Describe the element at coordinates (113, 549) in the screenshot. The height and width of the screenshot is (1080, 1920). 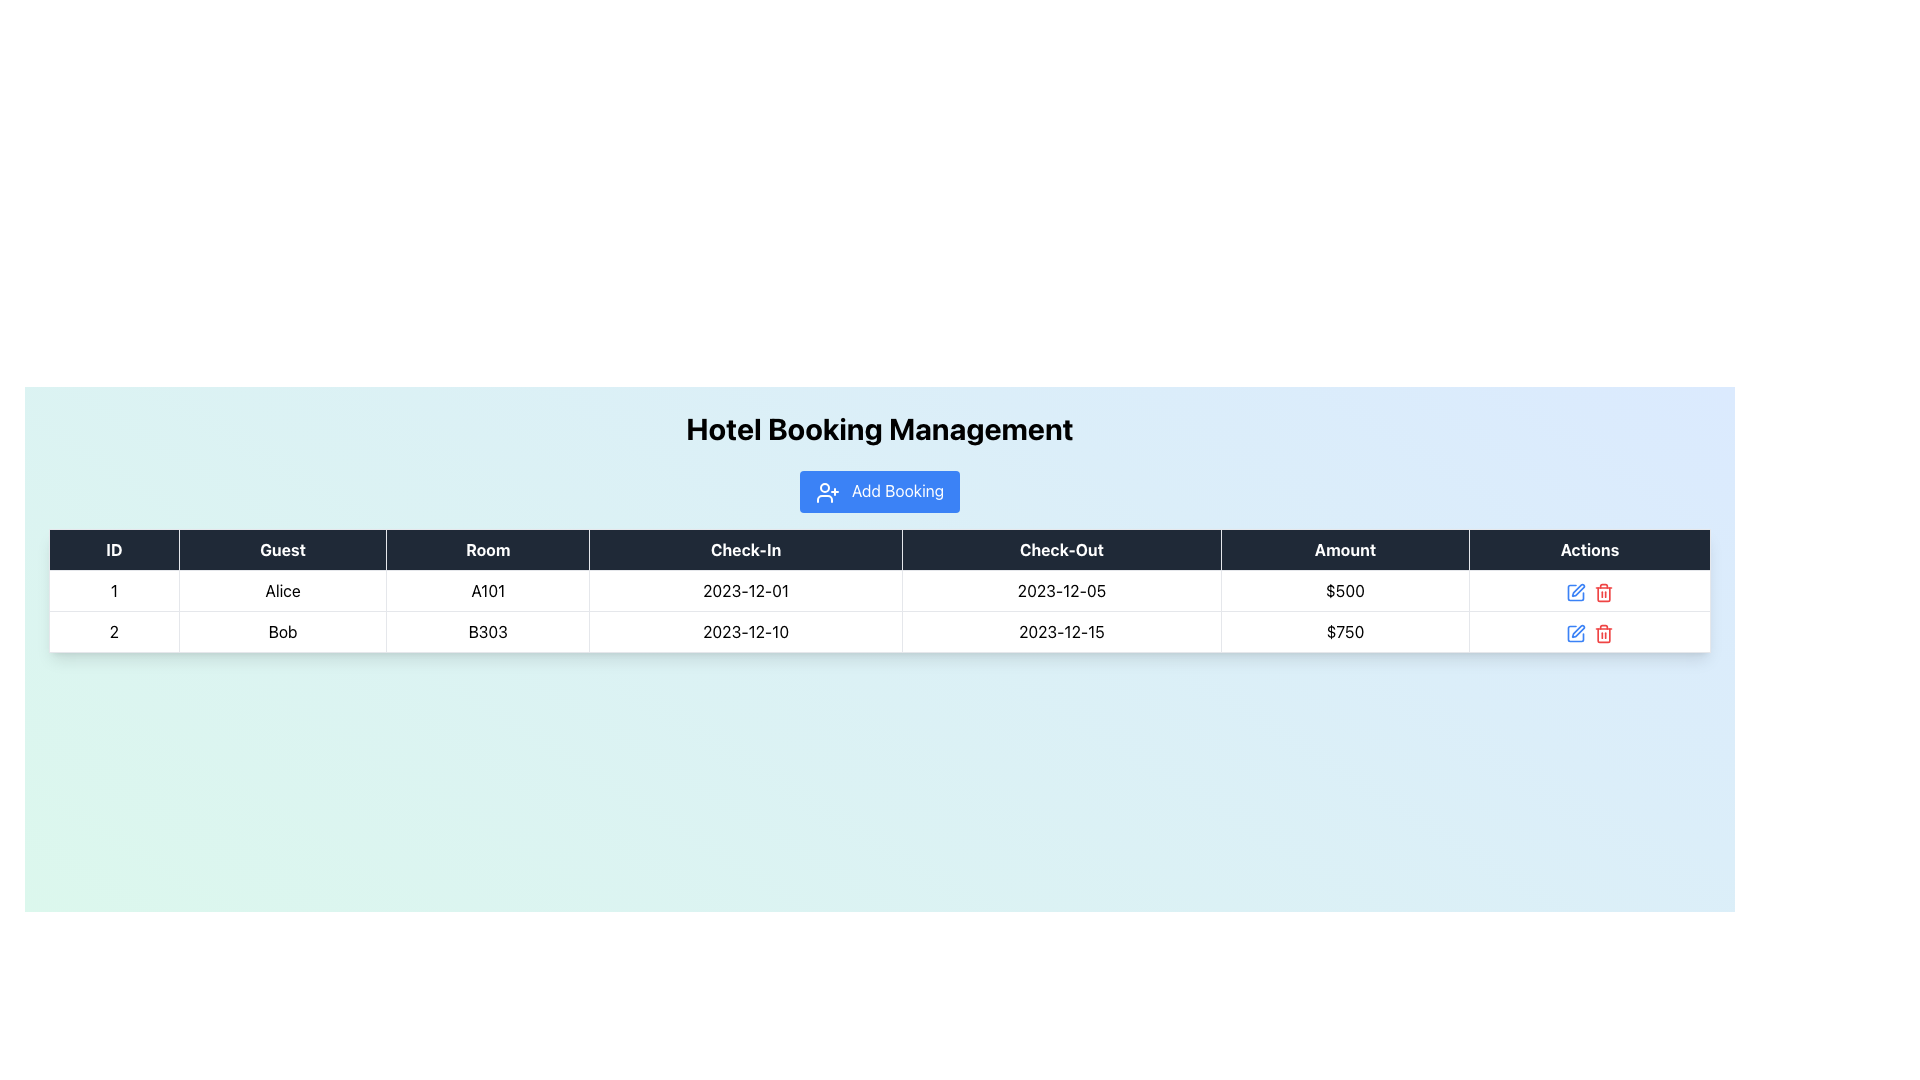
I see `the Table Header Cell containing the text 'ID' located at the upper-left corner of the table` at that location.